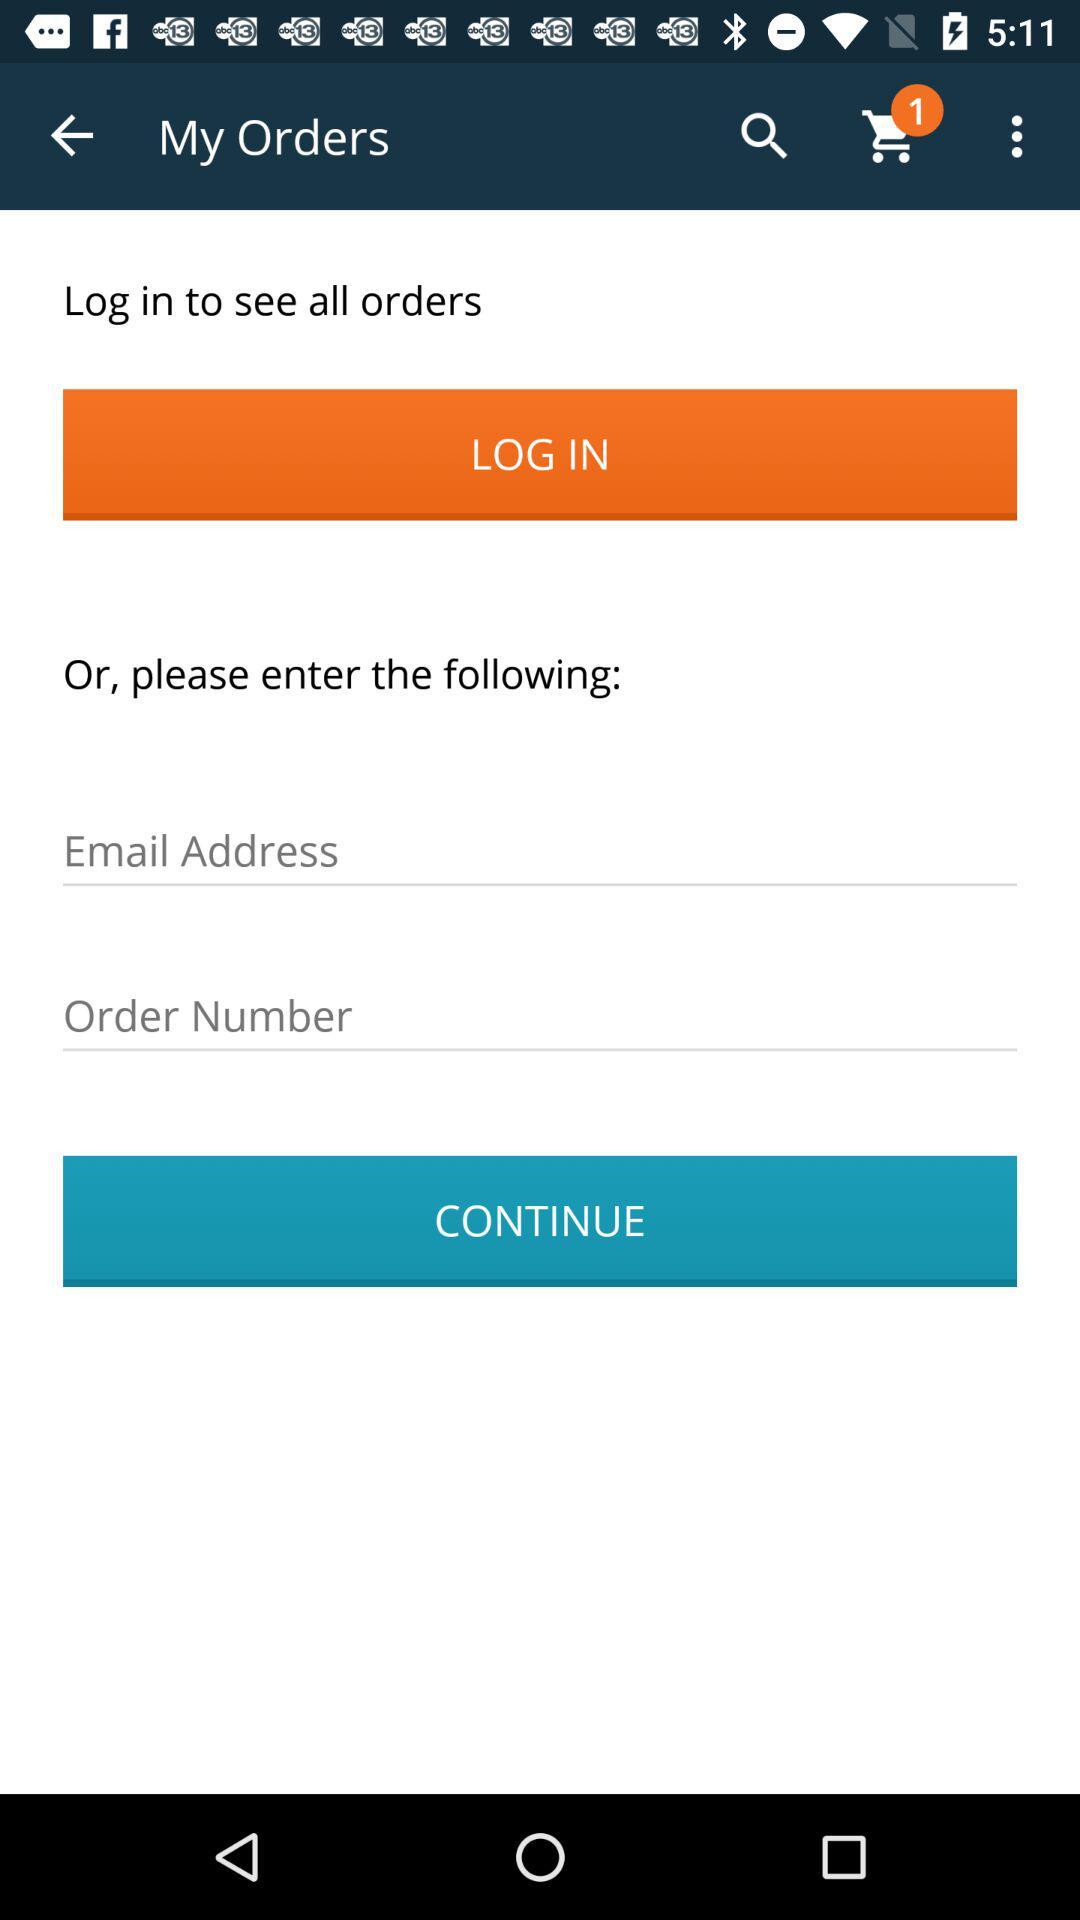  What do you see at coordinates (72, 135) in the screenshot?
I see `the item to the left of my orders app` at bounding box center [72, 135].